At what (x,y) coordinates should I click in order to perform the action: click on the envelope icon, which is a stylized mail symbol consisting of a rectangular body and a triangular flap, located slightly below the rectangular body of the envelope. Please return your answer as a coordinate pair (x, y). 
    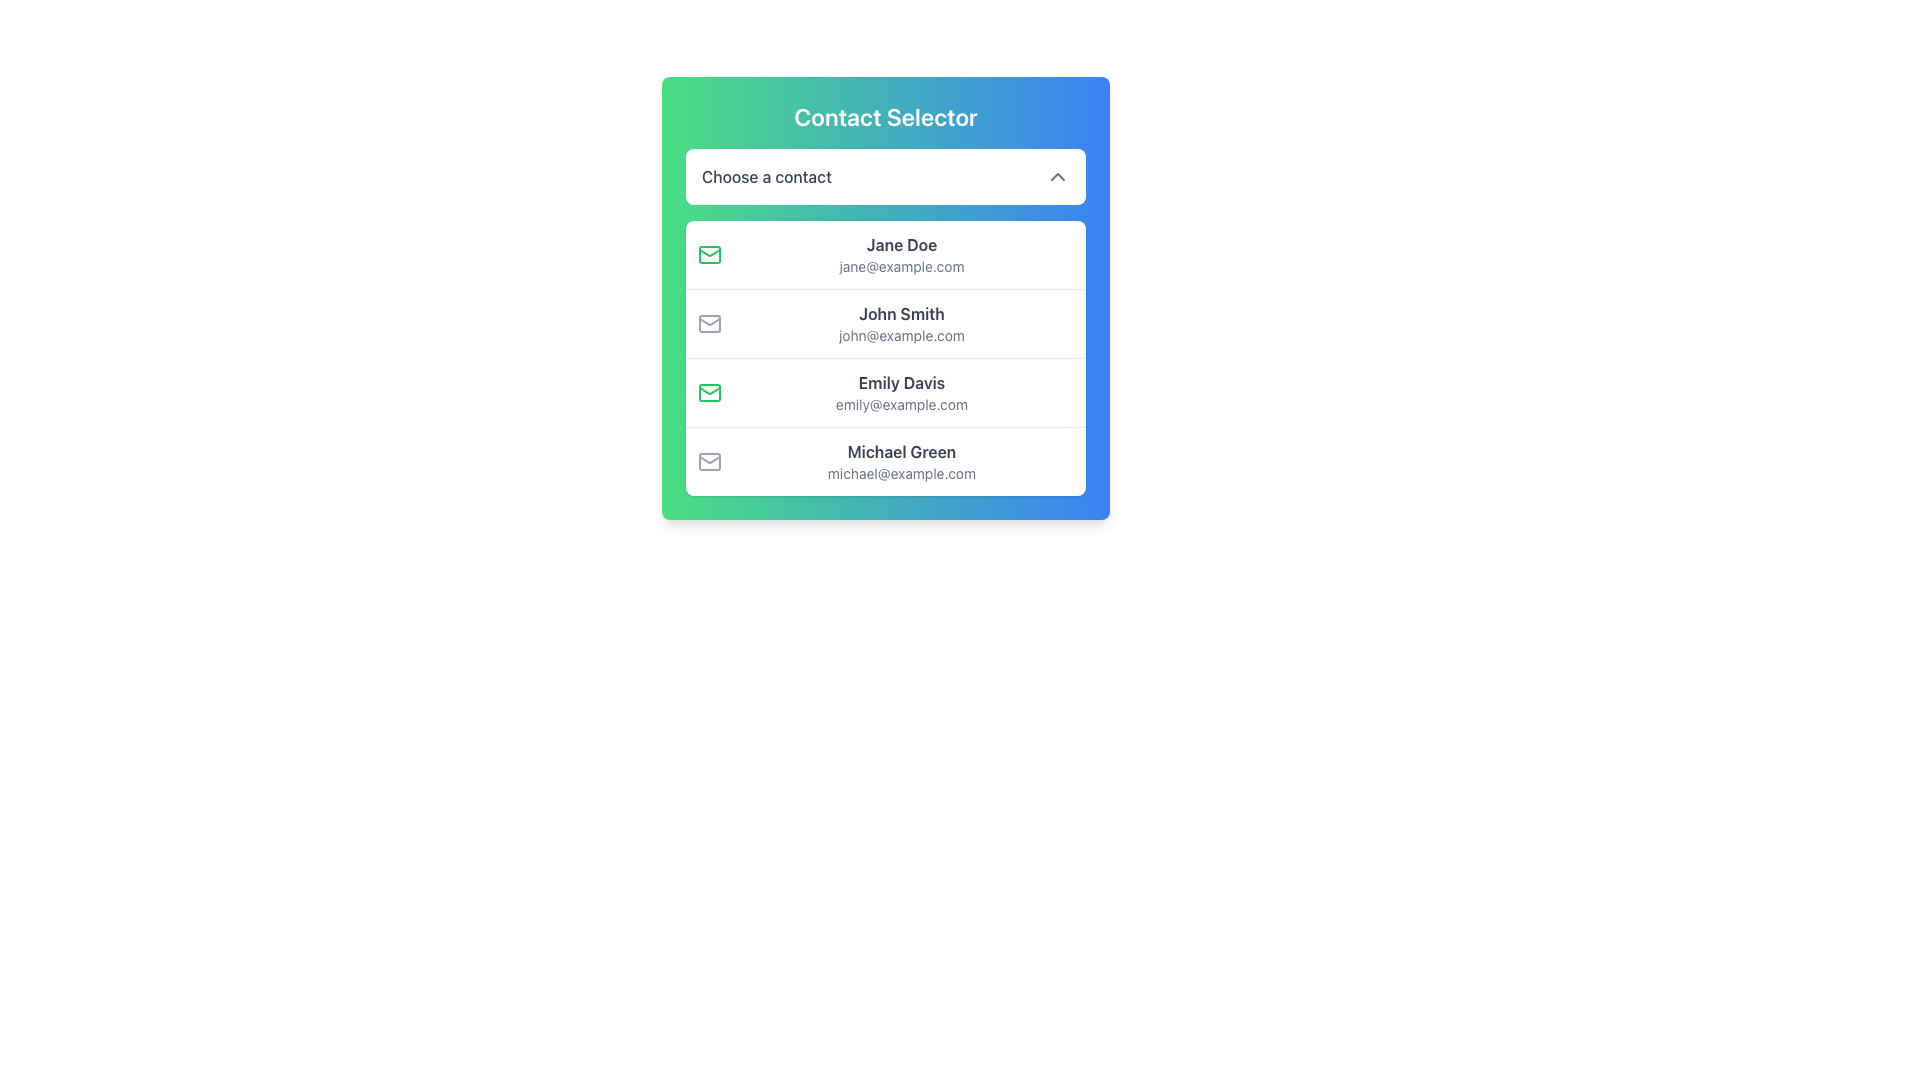
    Looking at the image, I should click on (710, 459).